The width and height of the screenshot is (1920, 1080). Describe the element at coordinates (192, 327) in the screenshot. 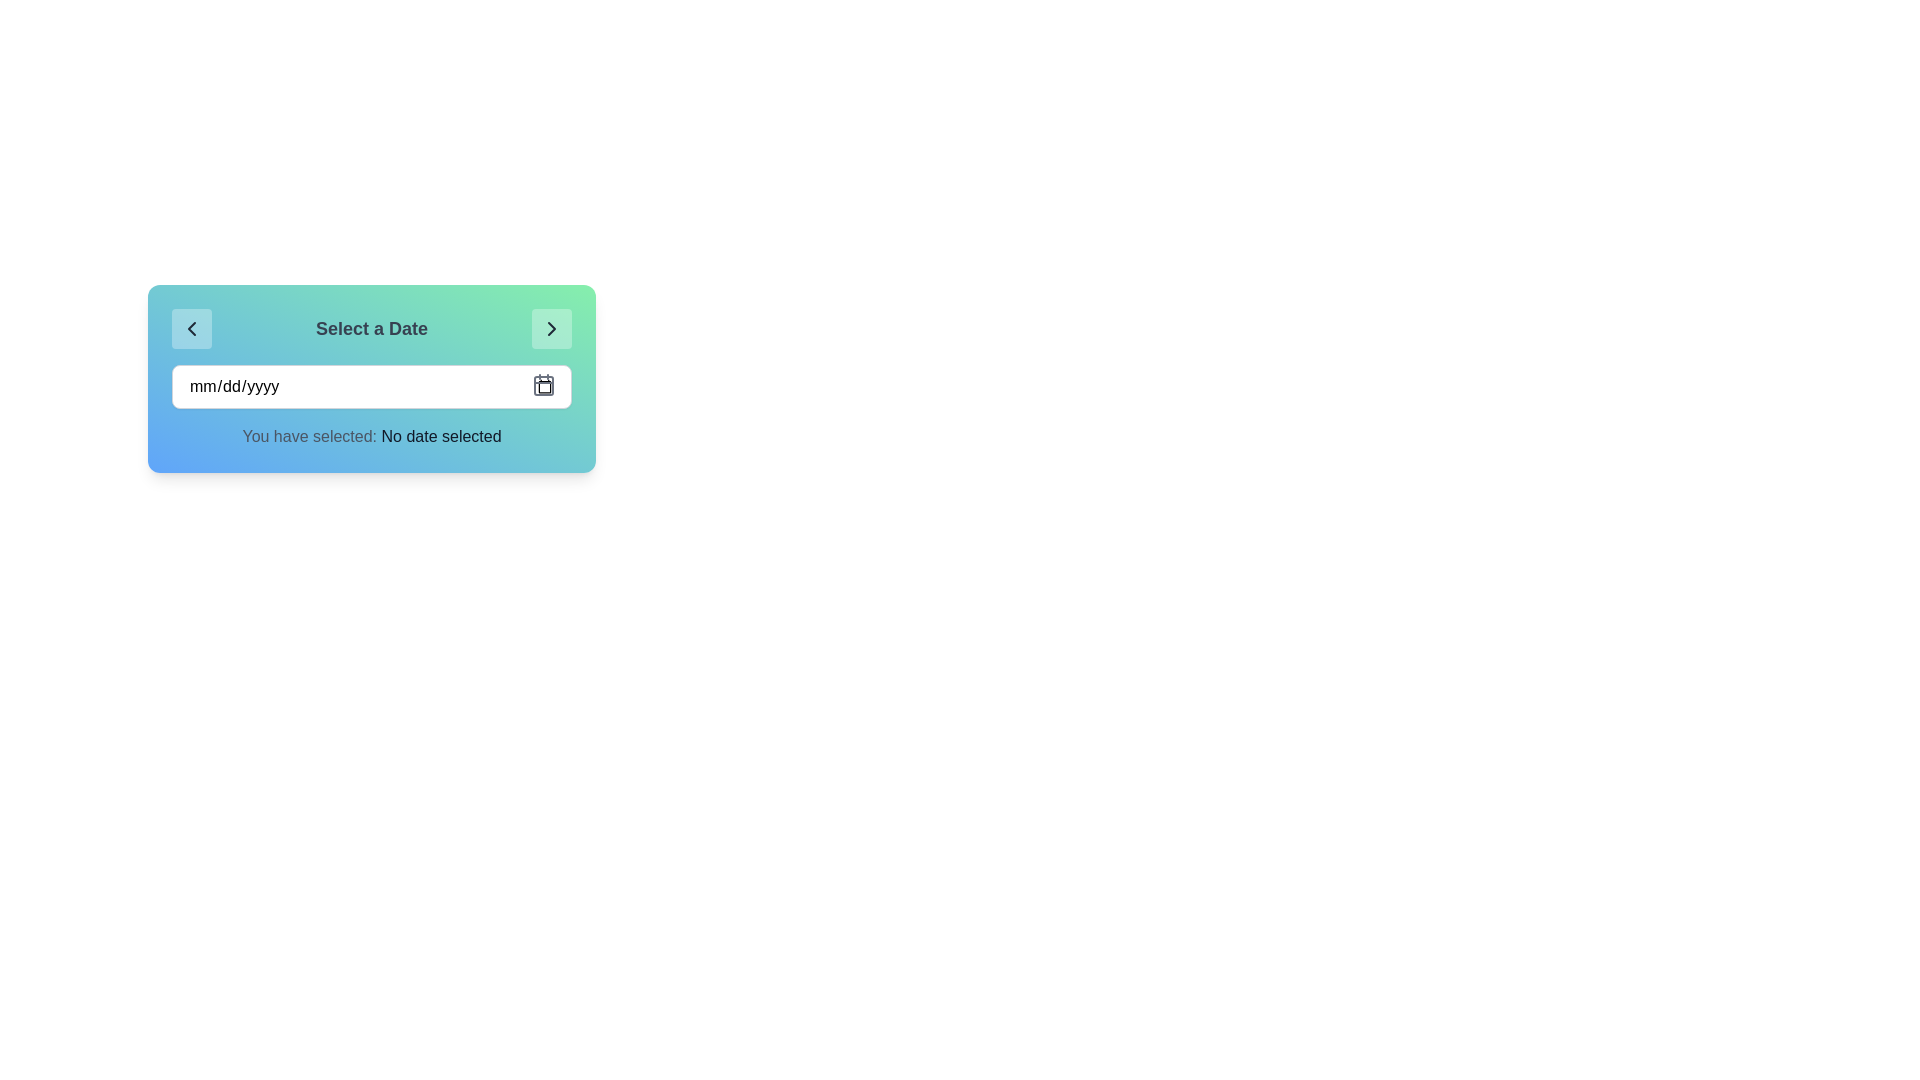

I see `the first button on the left in the 'Select a Date' bar` at that location.